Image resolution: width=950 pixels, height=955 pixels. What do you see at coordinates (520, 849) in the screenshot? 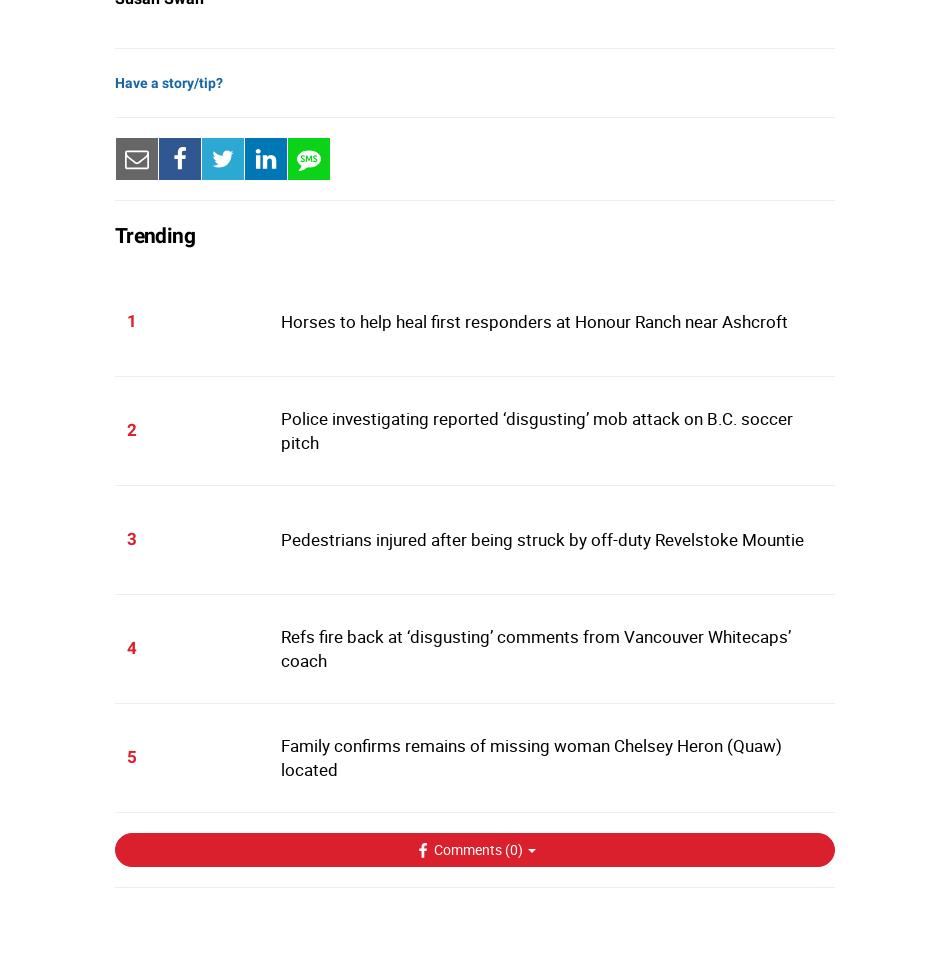
I see `')'` at bounding box center [520, 849].